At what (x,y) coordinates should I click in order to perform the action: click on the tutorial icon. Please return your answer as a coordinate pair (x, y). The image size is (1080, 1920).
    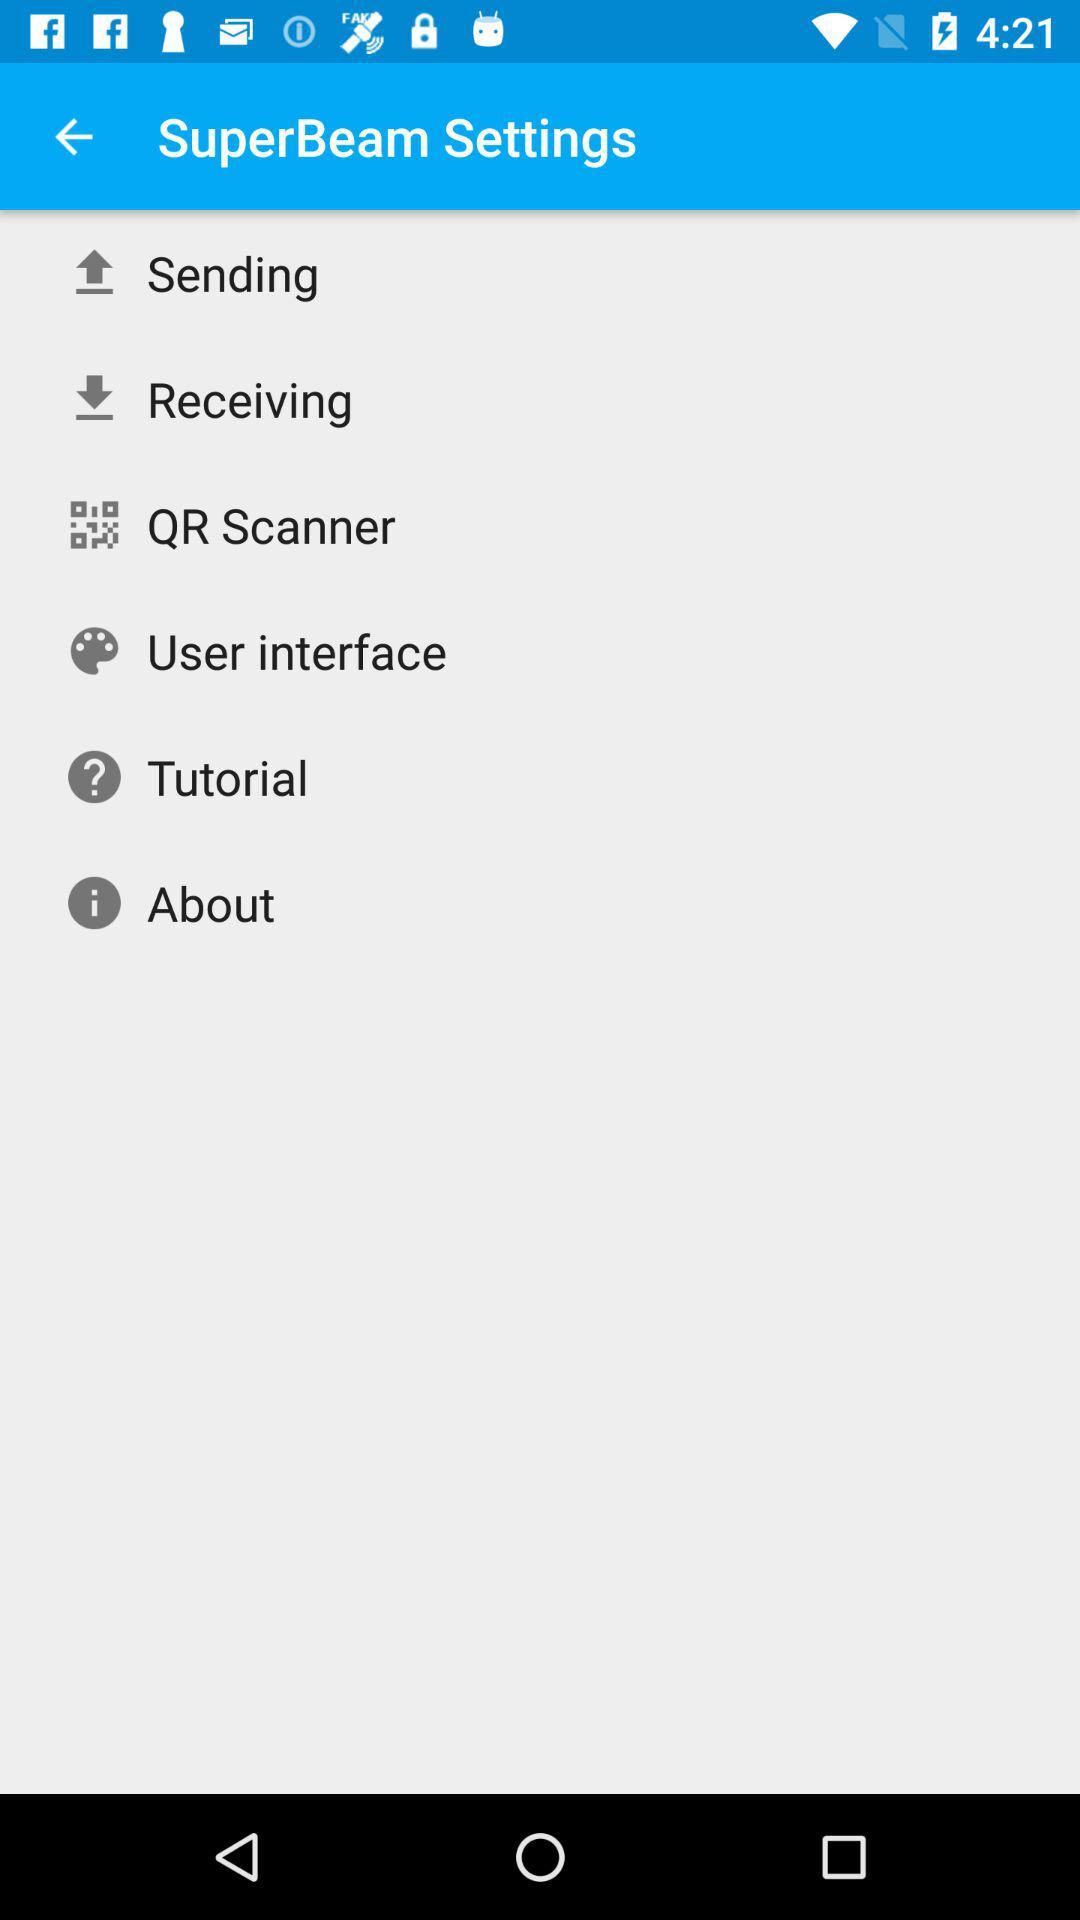
    Looking at the image, I should click on (226, 776).